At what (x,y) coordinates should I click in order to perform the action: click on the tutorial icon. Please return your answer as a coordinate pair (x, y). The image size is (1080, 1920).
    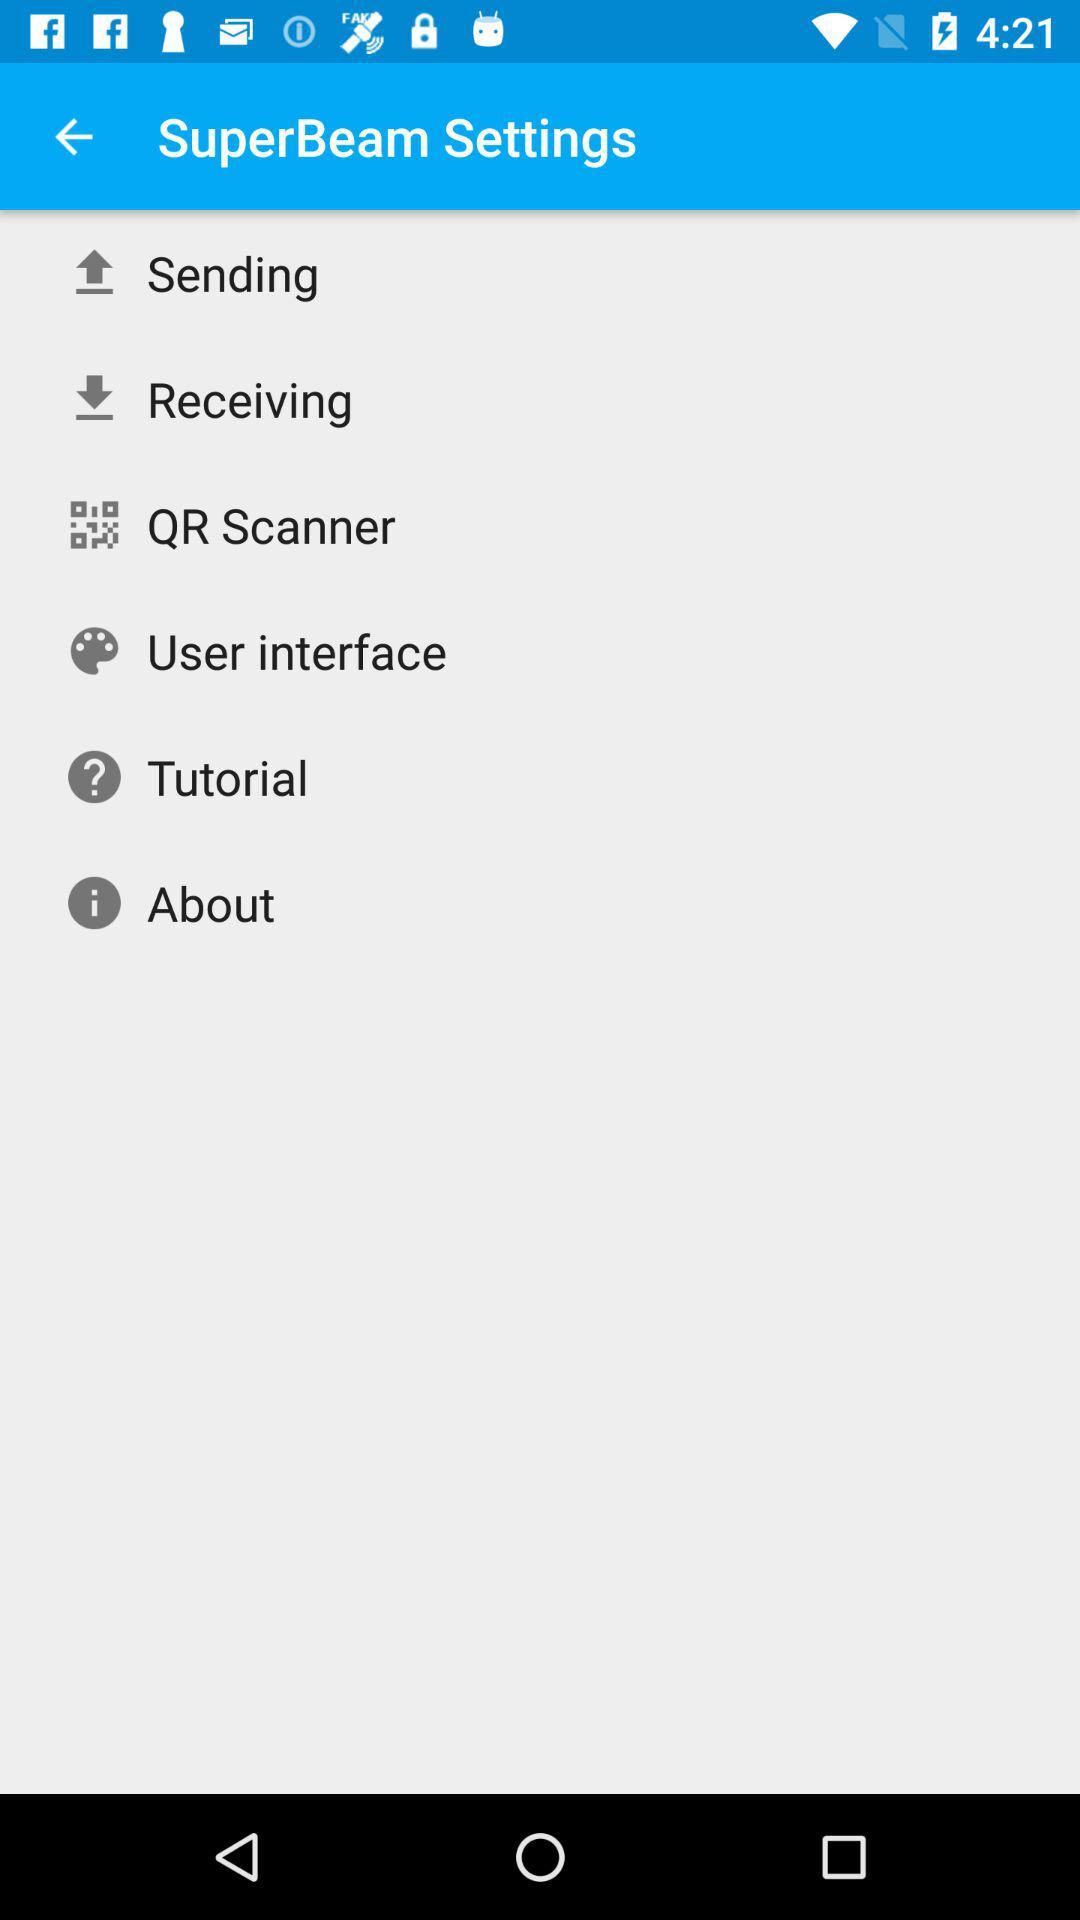
    Looking at the image, I should click on (226, 776).